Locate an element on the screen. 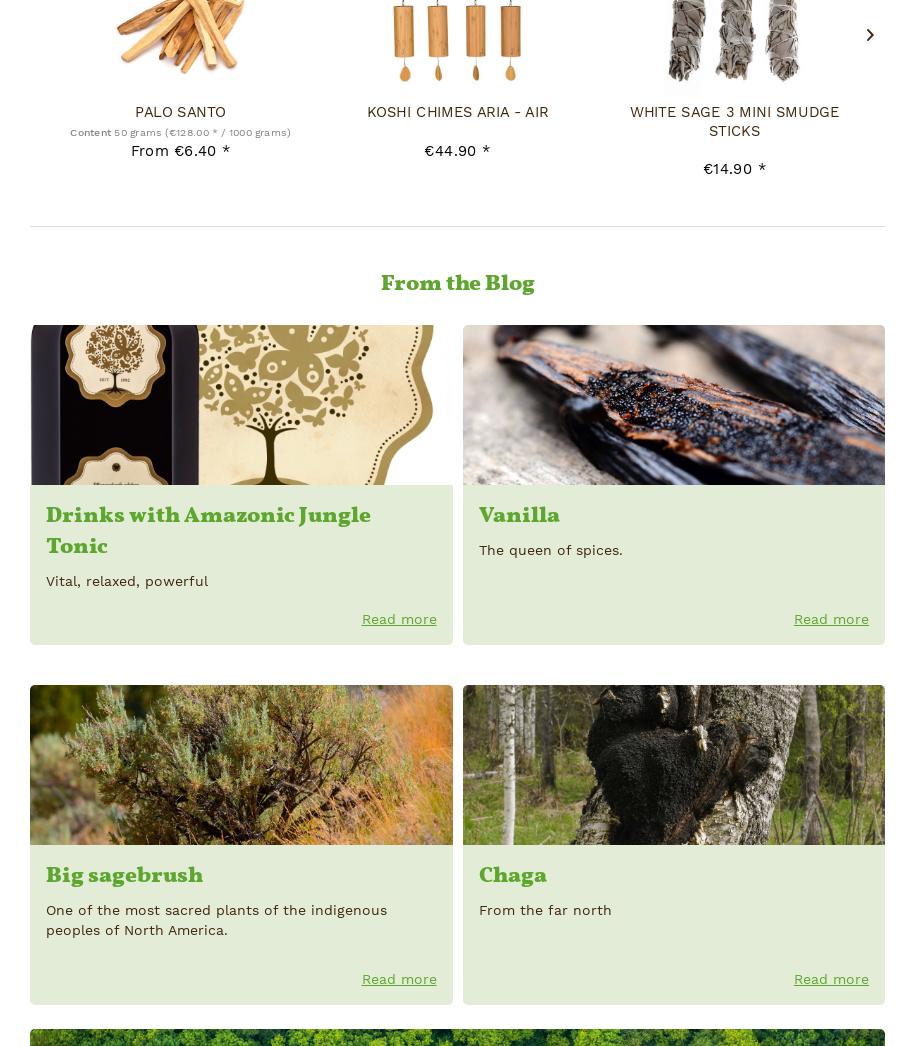 The width and height of the screenshot is (915, 1046). 'The queen of spices.' is located at coordinates (476, 548).